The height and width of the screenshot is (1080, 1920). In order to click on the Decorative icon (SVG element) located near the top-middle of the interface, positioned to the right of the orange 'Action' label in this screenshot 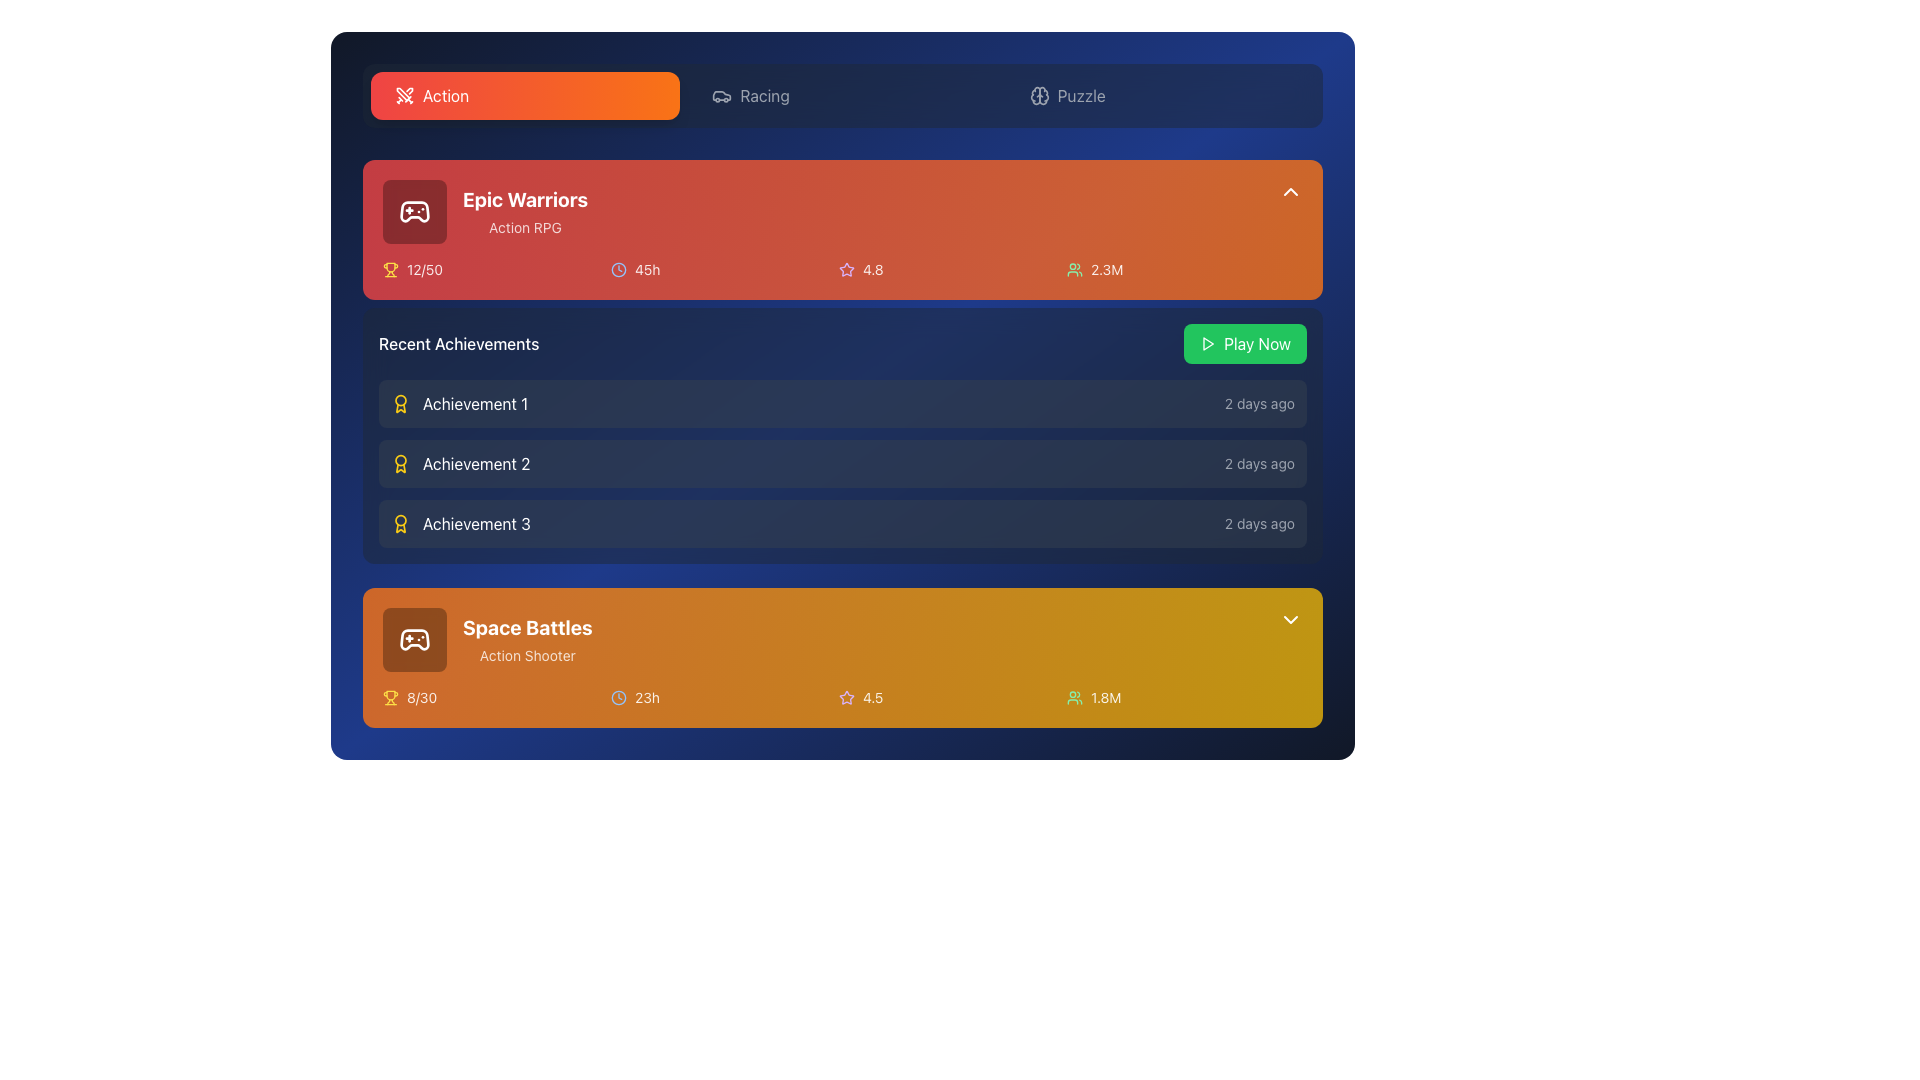, I will do `click(1035, 96)`.